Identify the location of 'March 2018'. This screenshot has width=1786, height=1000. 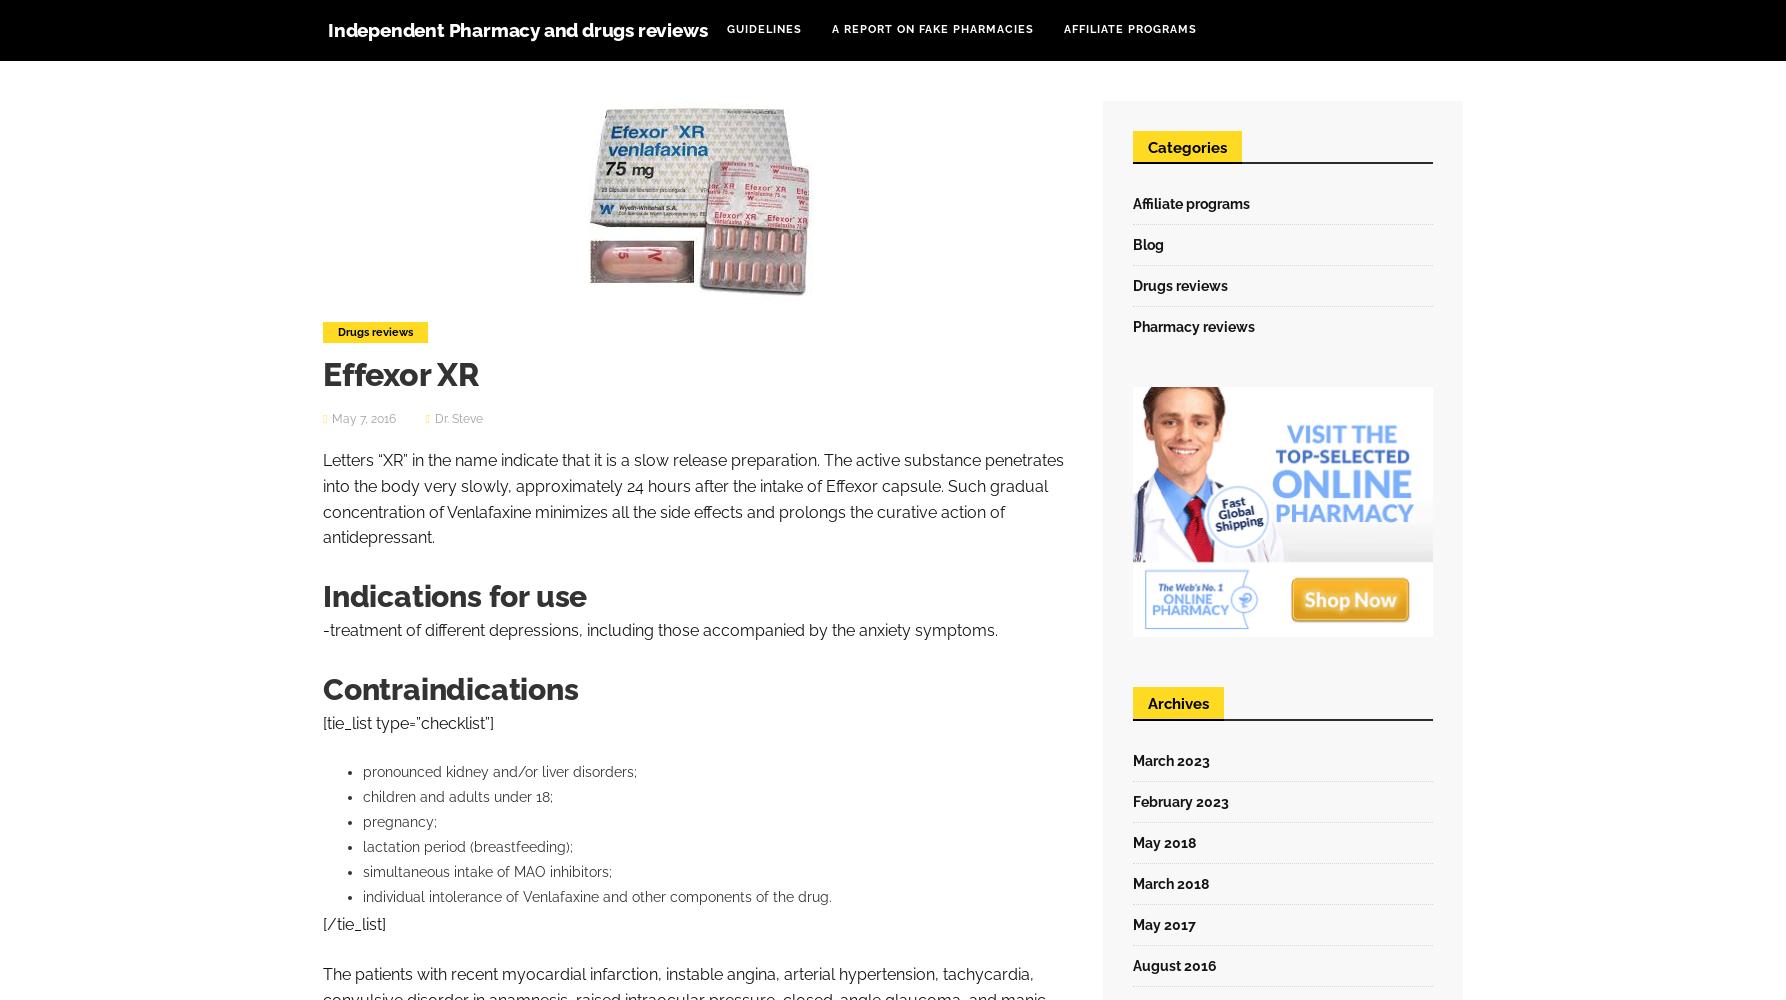
(1170, 883).